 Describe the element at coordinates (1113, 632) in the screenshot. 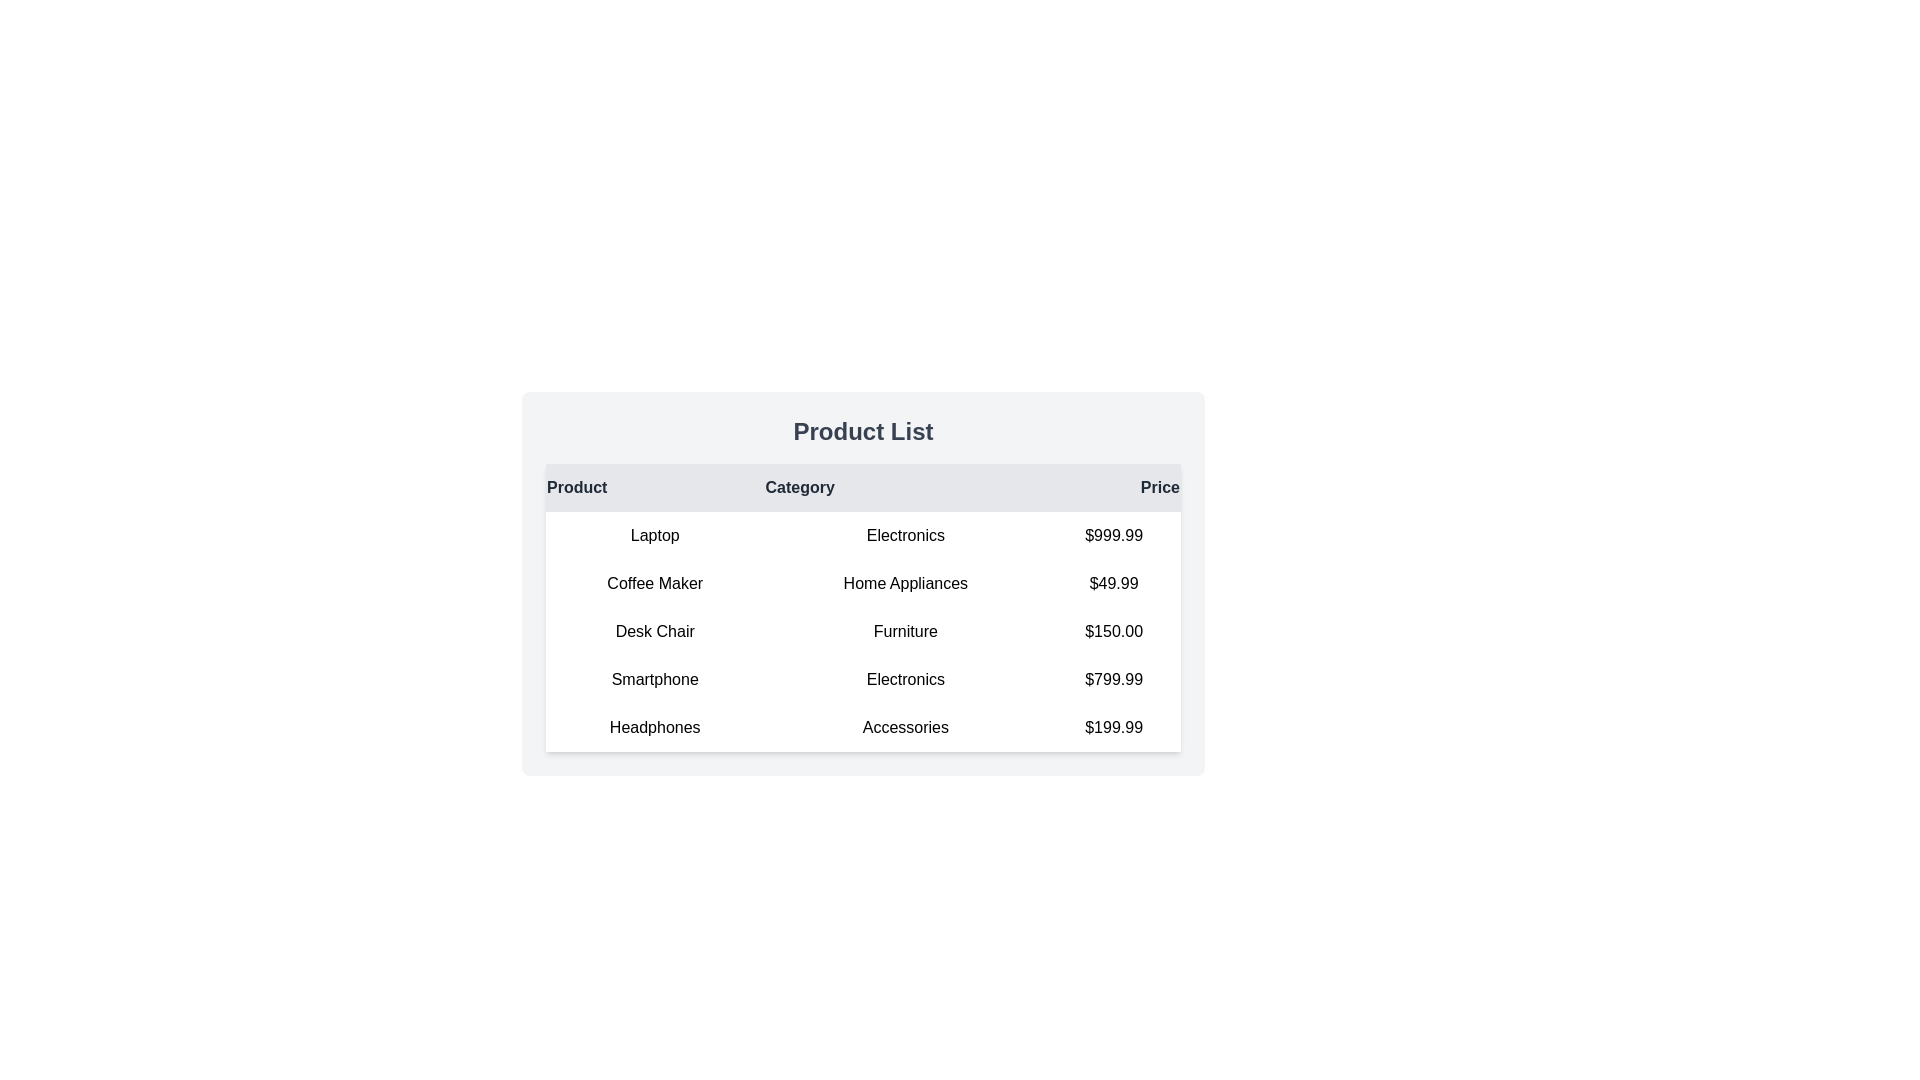

I see `the price text of the 'Desk Chair' item in the 'Product List' table, which is located in the third row under the 'Price' column` at that location.